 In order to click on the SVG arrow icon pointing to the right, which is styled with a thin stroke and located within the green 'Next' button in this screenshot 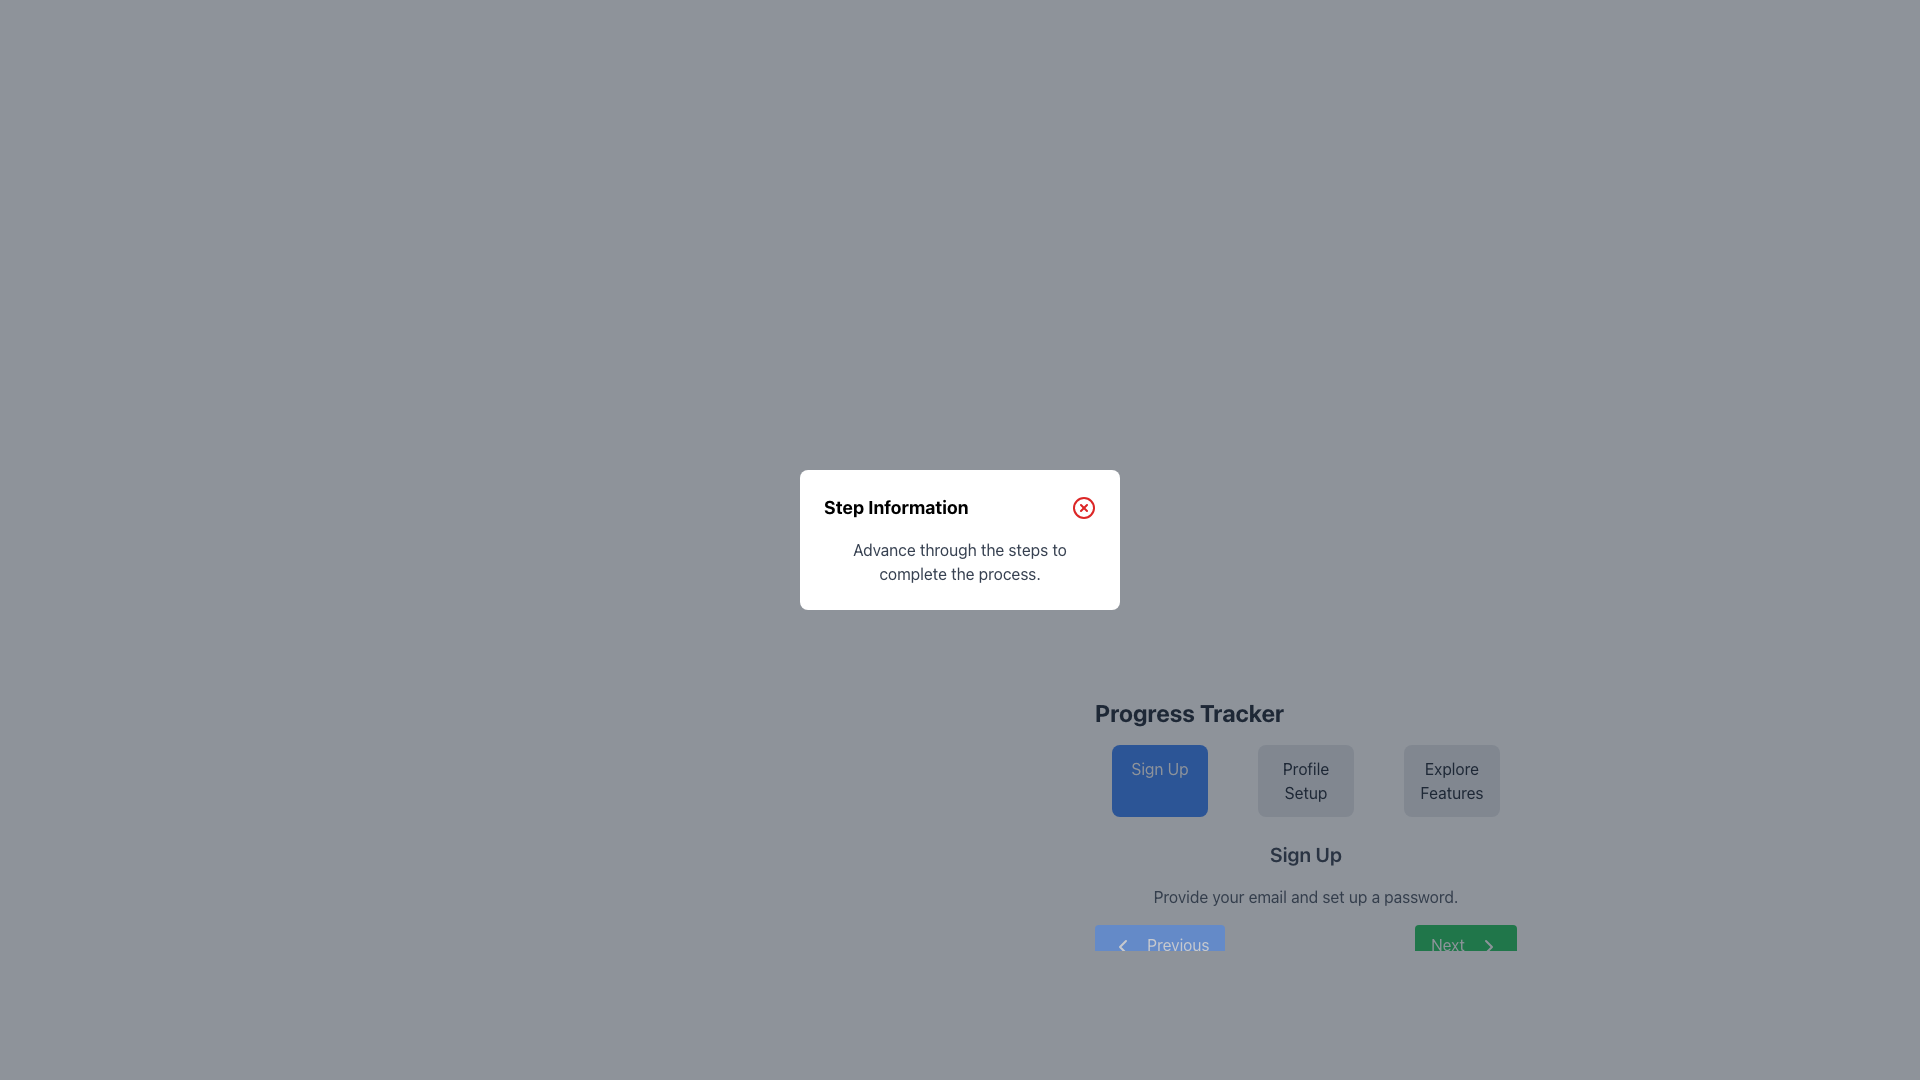, I will do `click(1488, 945)`.